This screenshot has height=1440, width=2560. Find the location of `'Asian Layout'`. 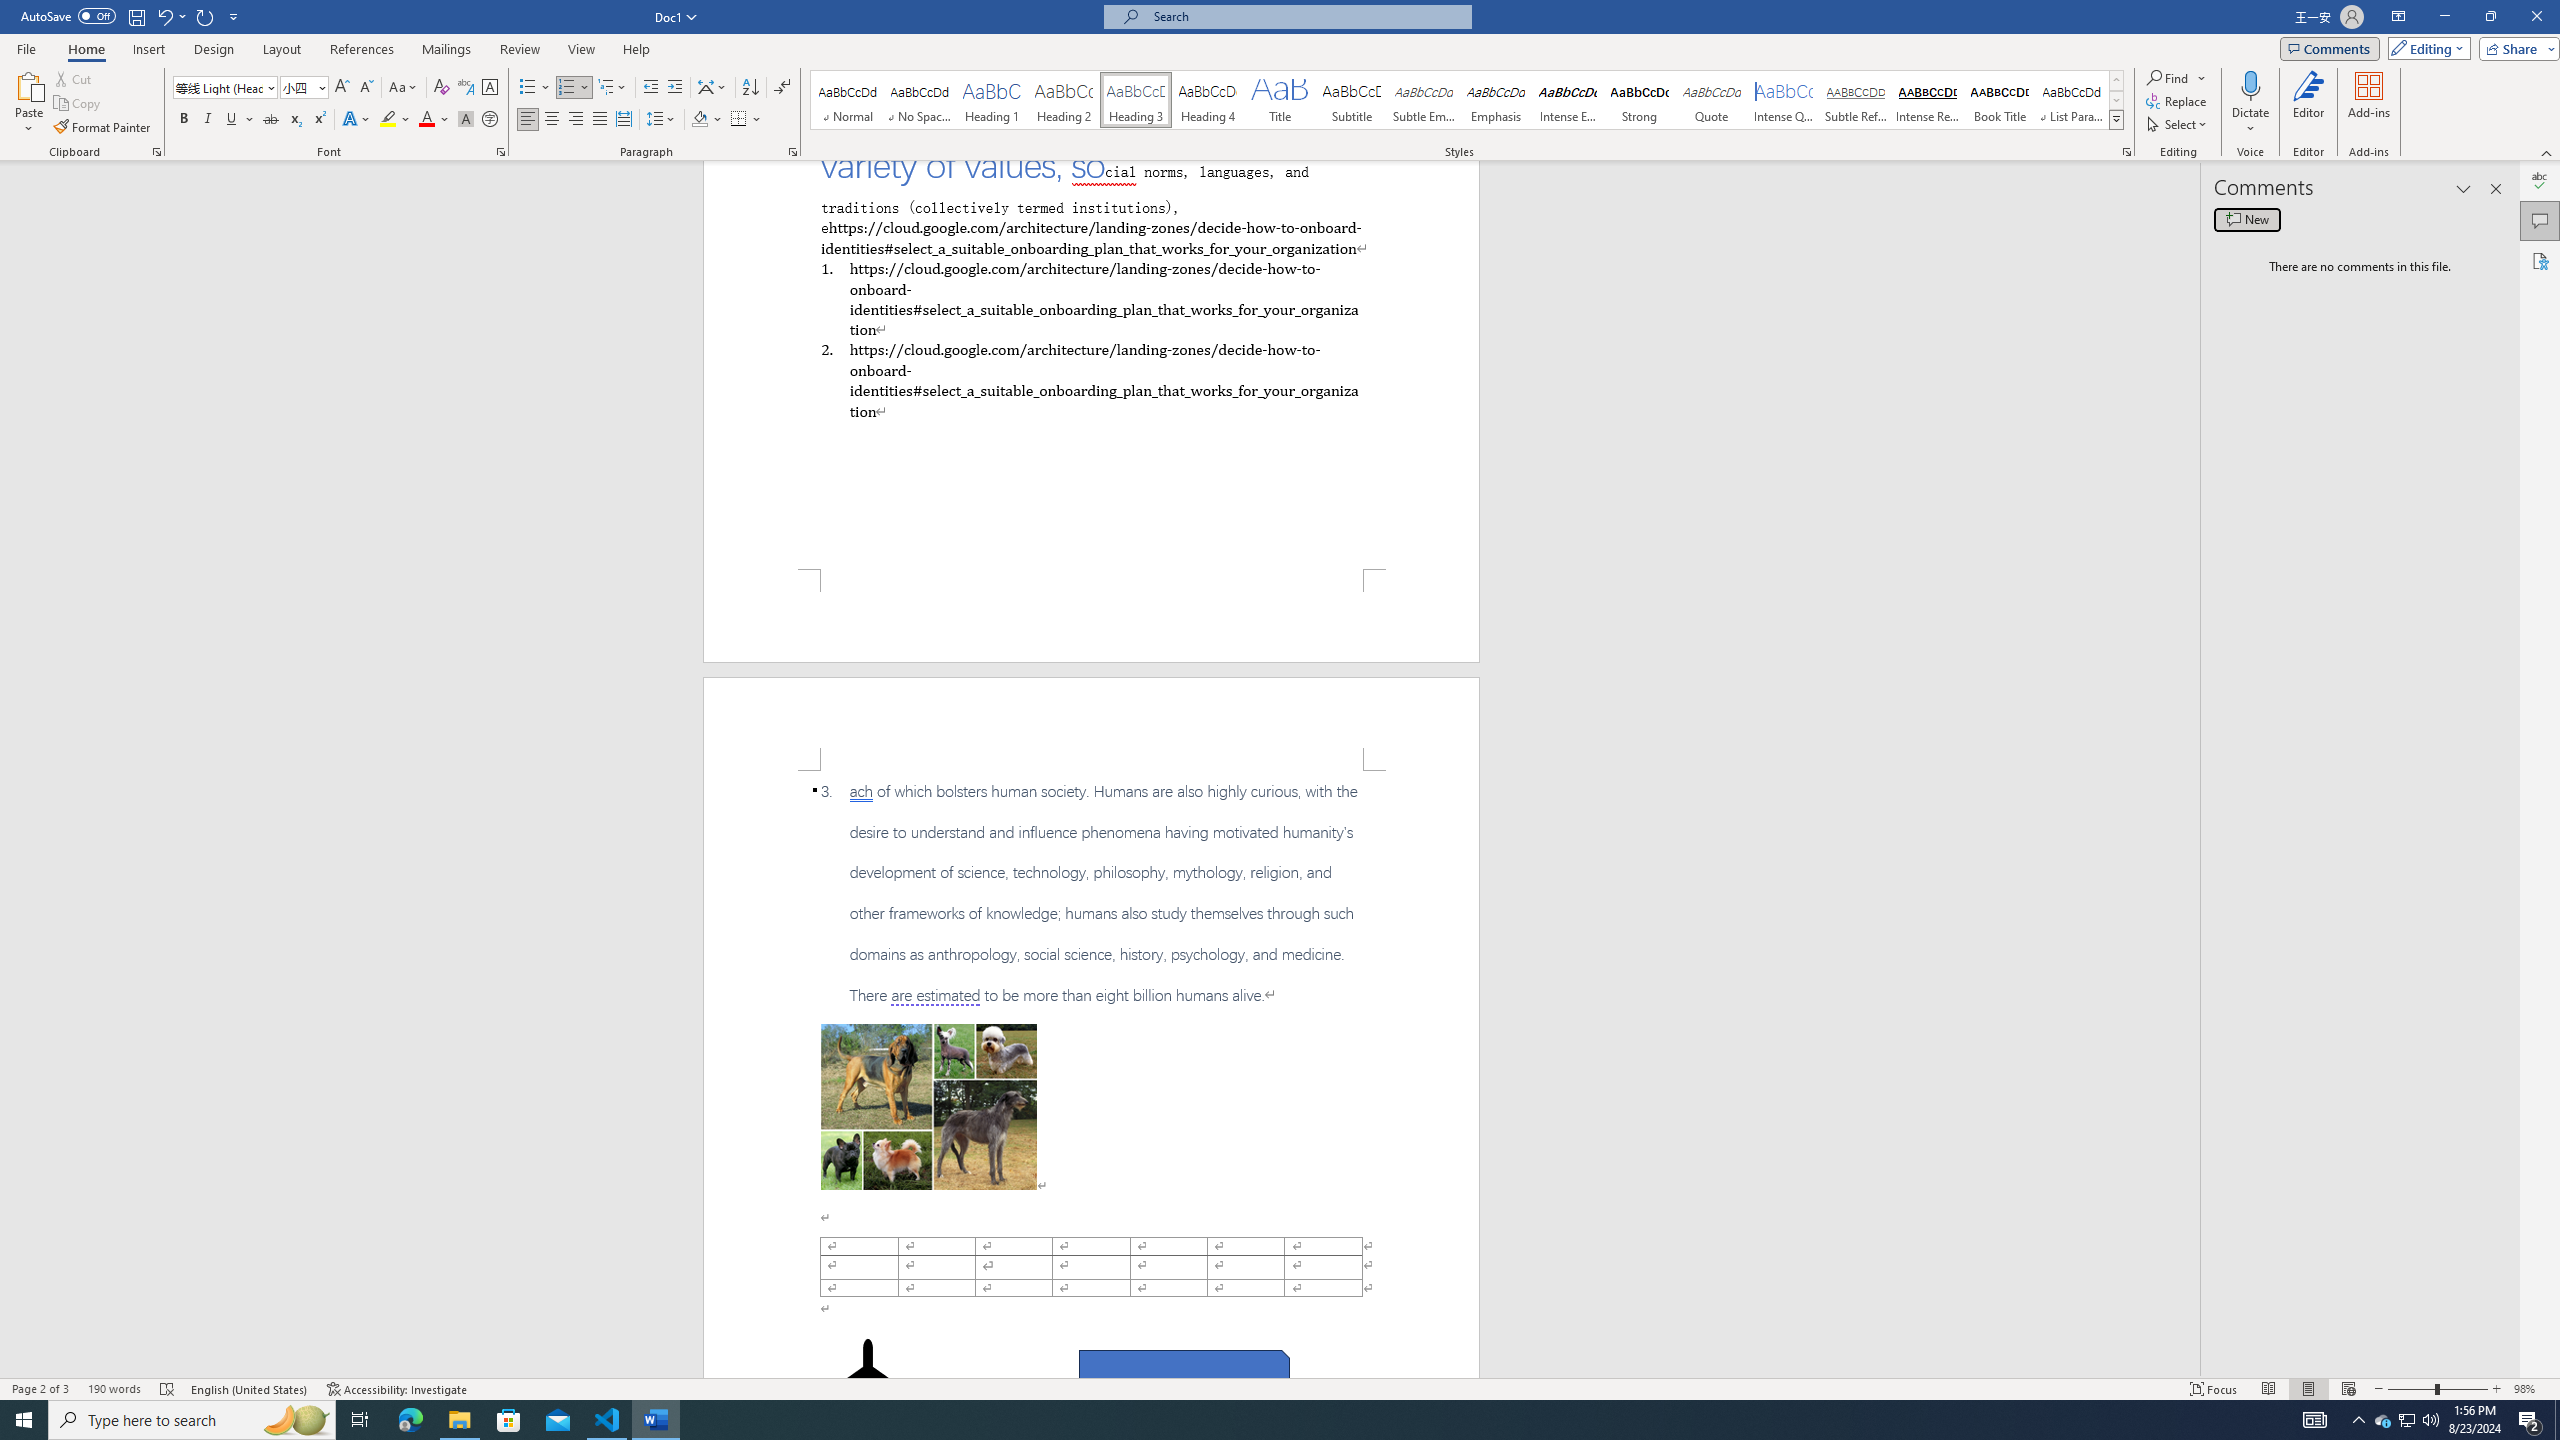

'Asian Layout' is located at coordinates (712, 87).